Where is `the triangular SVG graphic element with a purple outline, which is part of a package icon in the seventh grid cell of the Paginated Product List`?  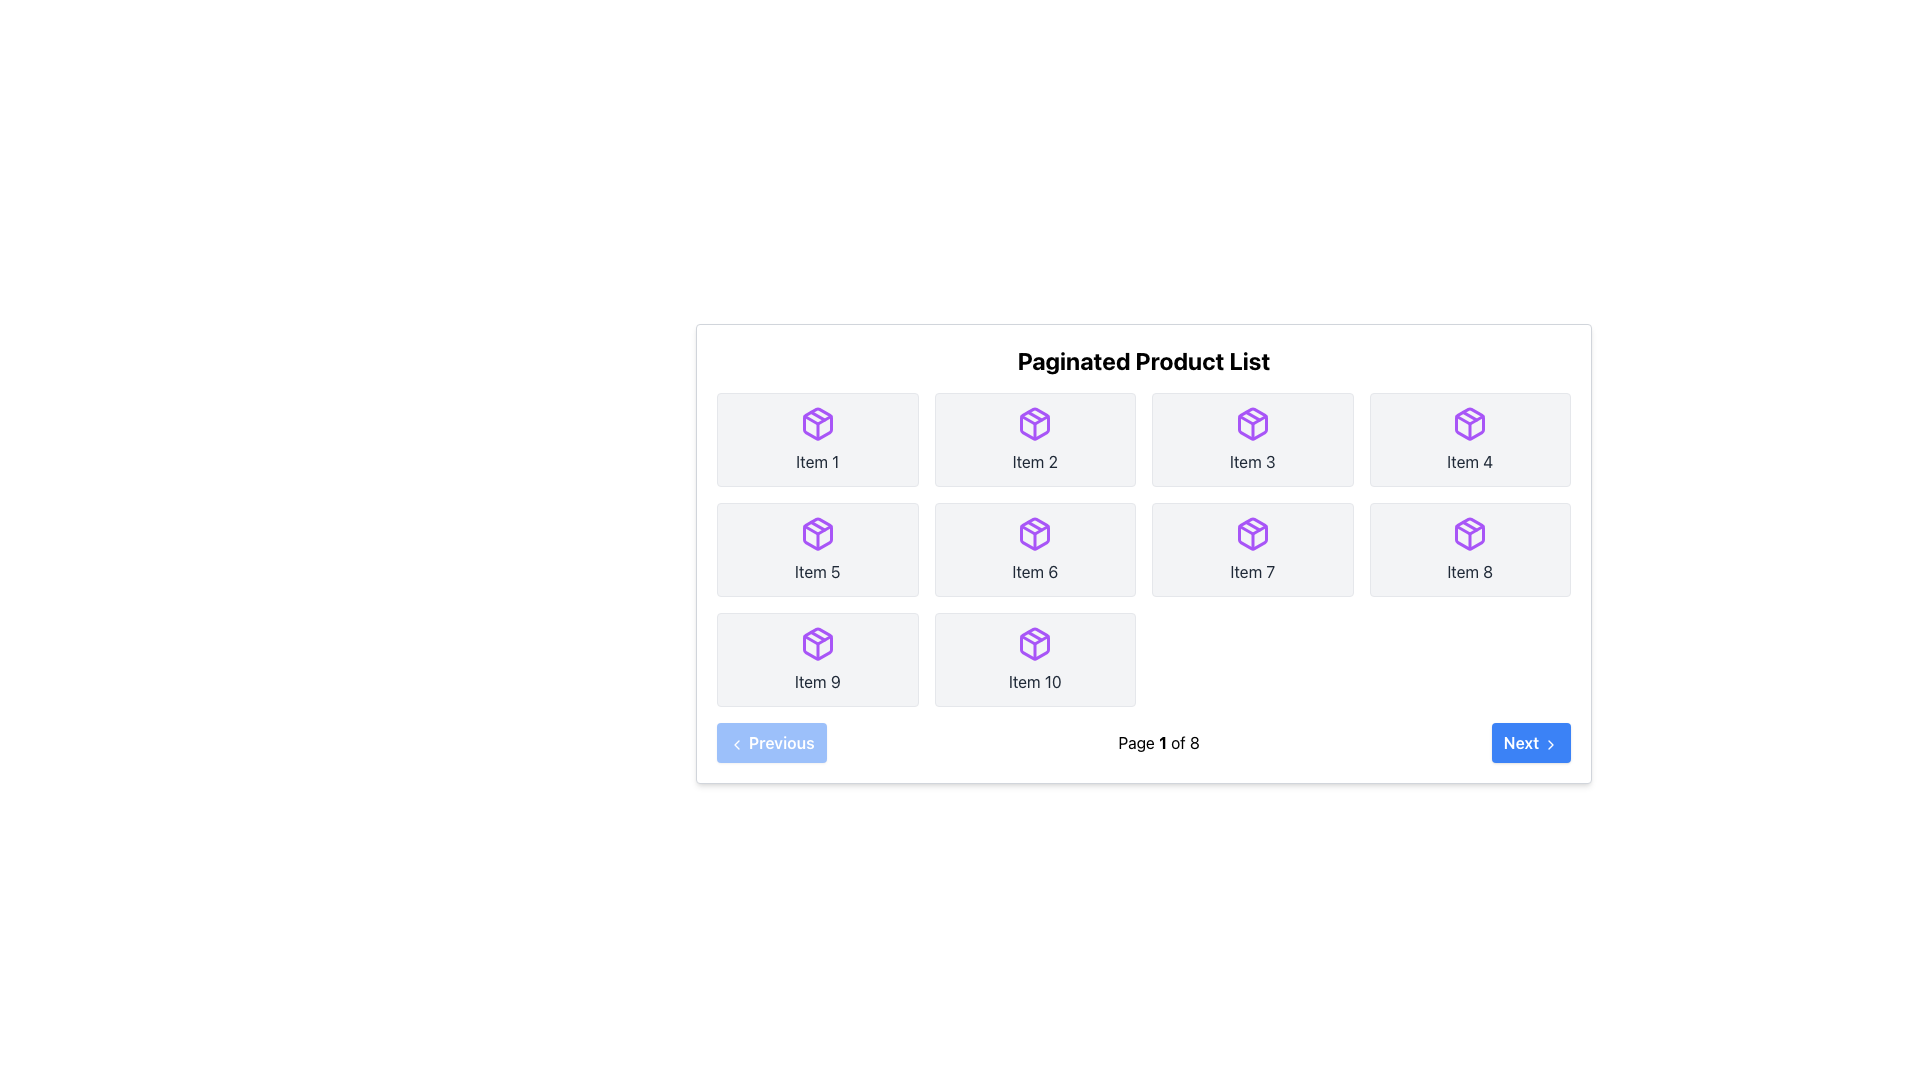 the triangular SVG graphic element with a purple outline, which is part of a package icon in the seventh grid cell of the Paginated Product List is located at coordinates (1251, 529).